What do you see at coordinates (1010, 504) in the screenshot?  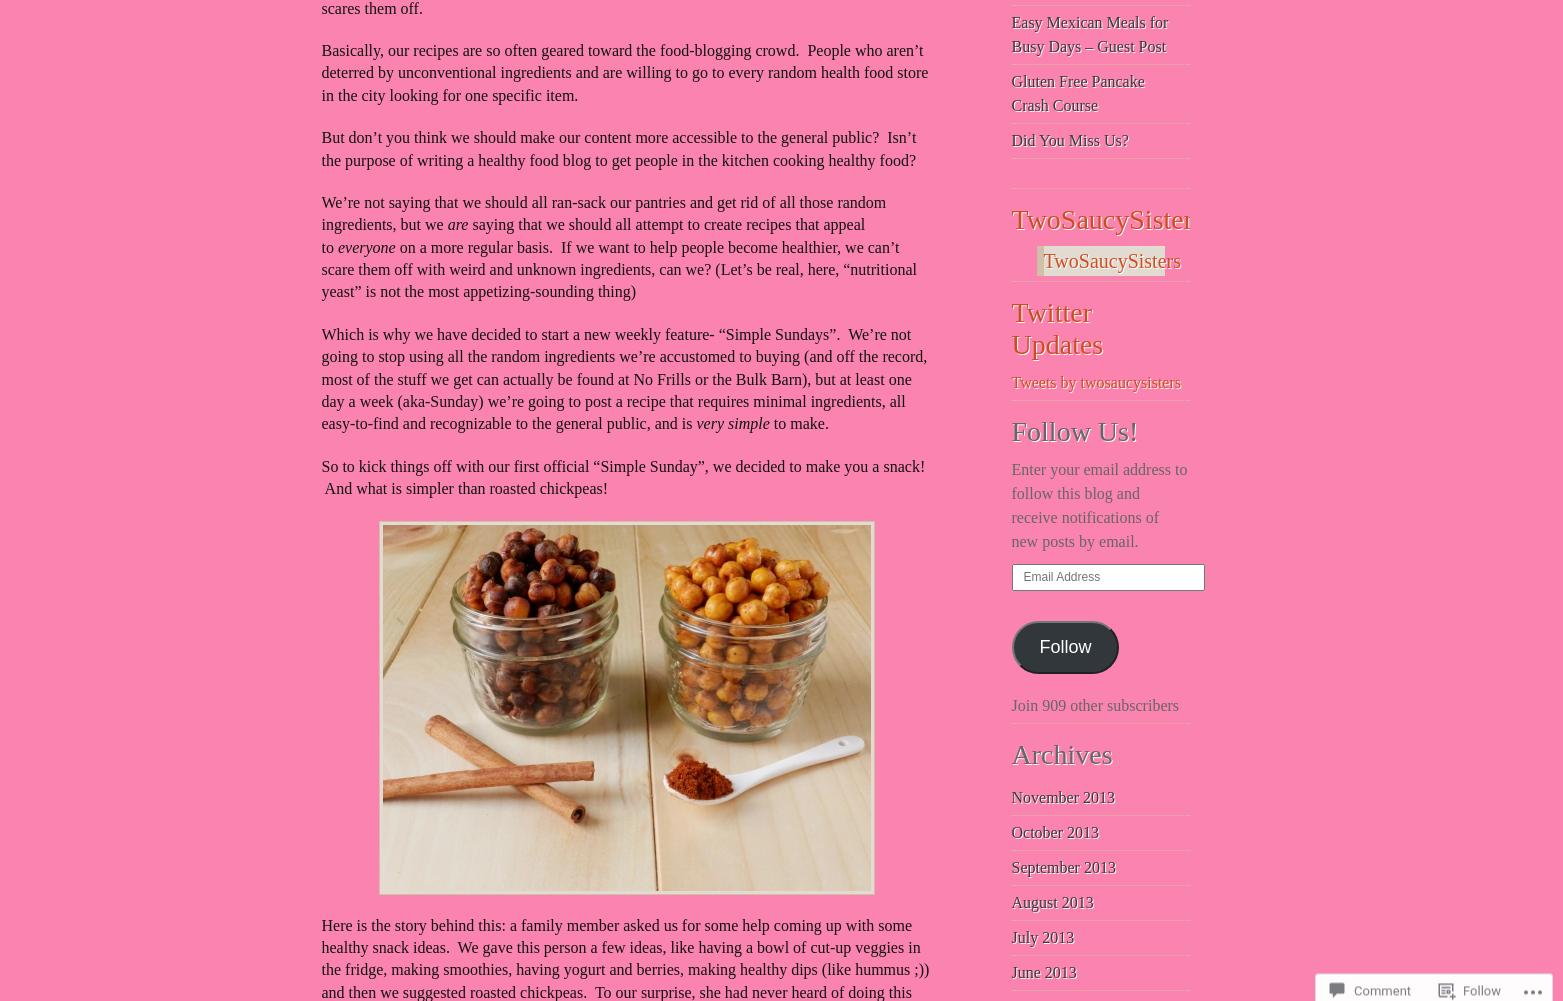 I see `'Enter your email address to follow this blog and receive notifications of new posts by email.'` at bounding box center [1010, 504].